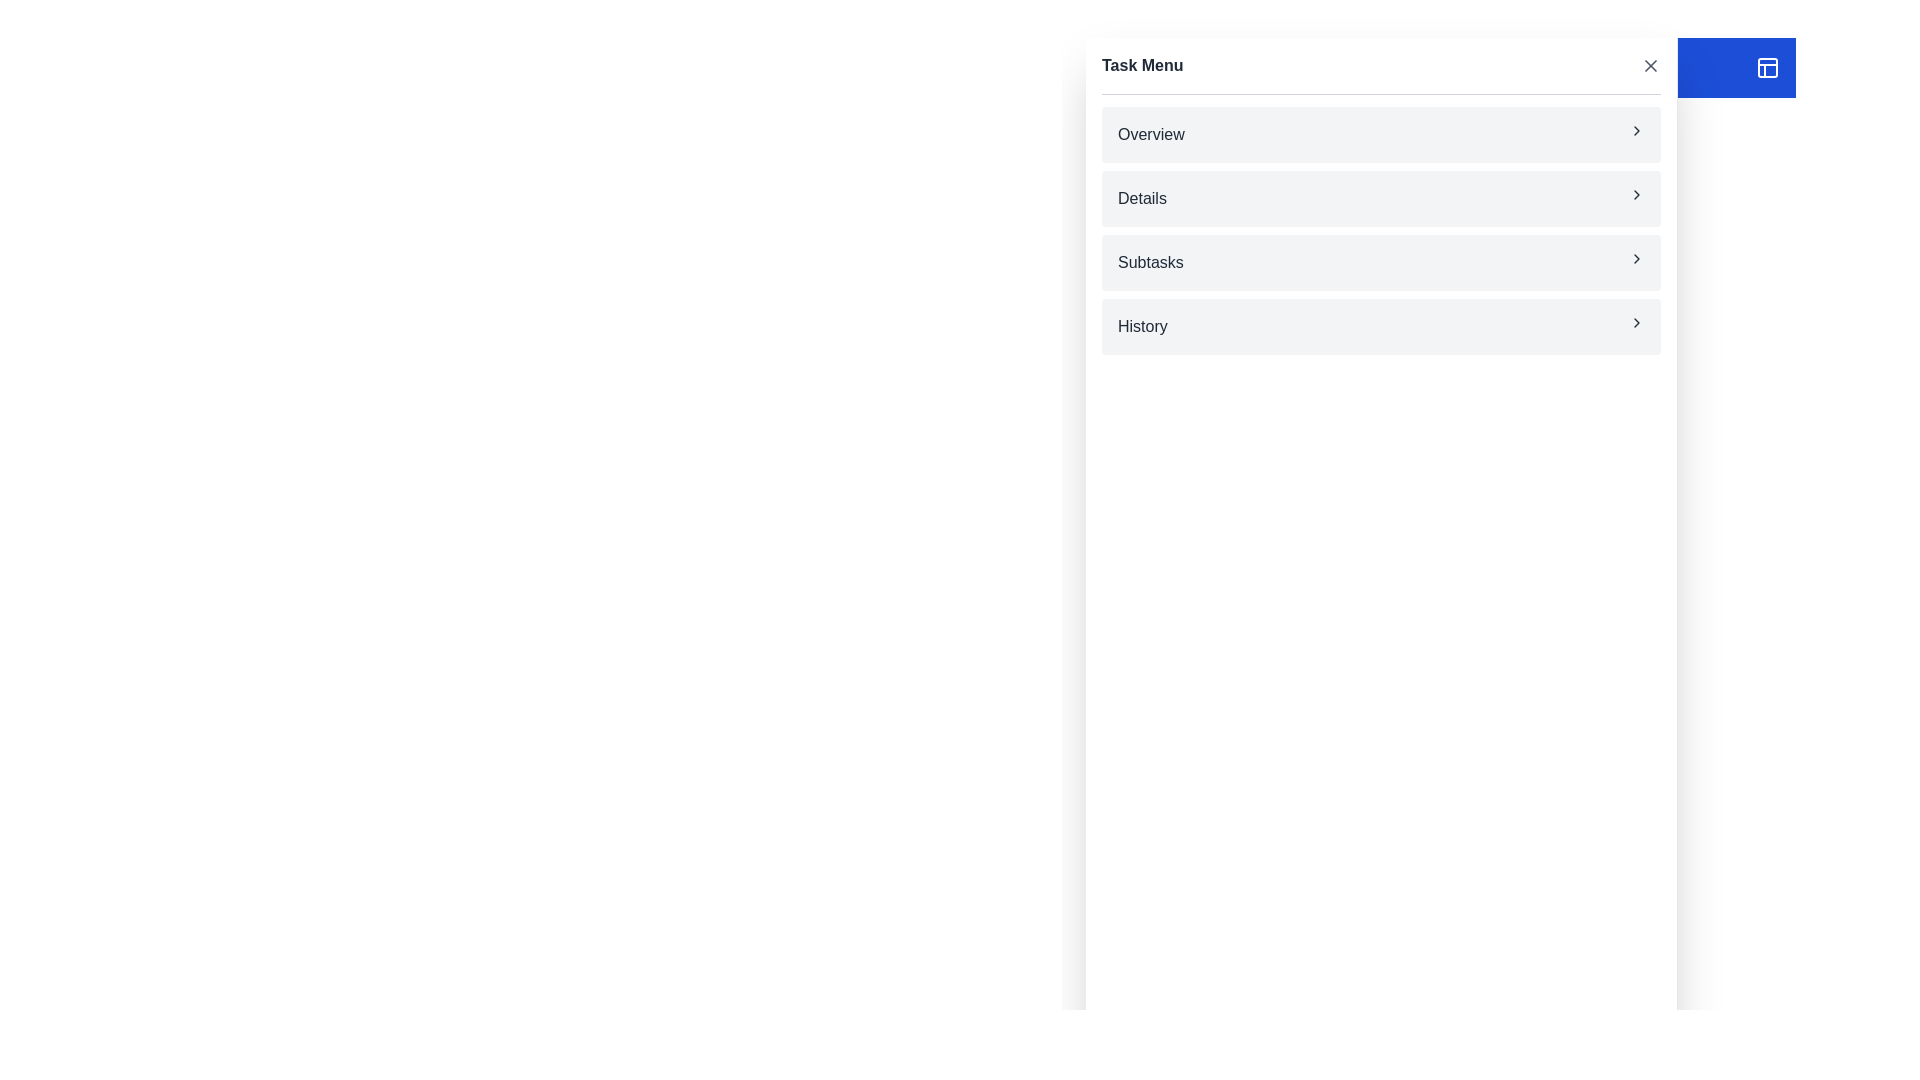  I want to click on the 'Subtasks' text label, which is the third item in the vertical menu list, so click(1150, 261).